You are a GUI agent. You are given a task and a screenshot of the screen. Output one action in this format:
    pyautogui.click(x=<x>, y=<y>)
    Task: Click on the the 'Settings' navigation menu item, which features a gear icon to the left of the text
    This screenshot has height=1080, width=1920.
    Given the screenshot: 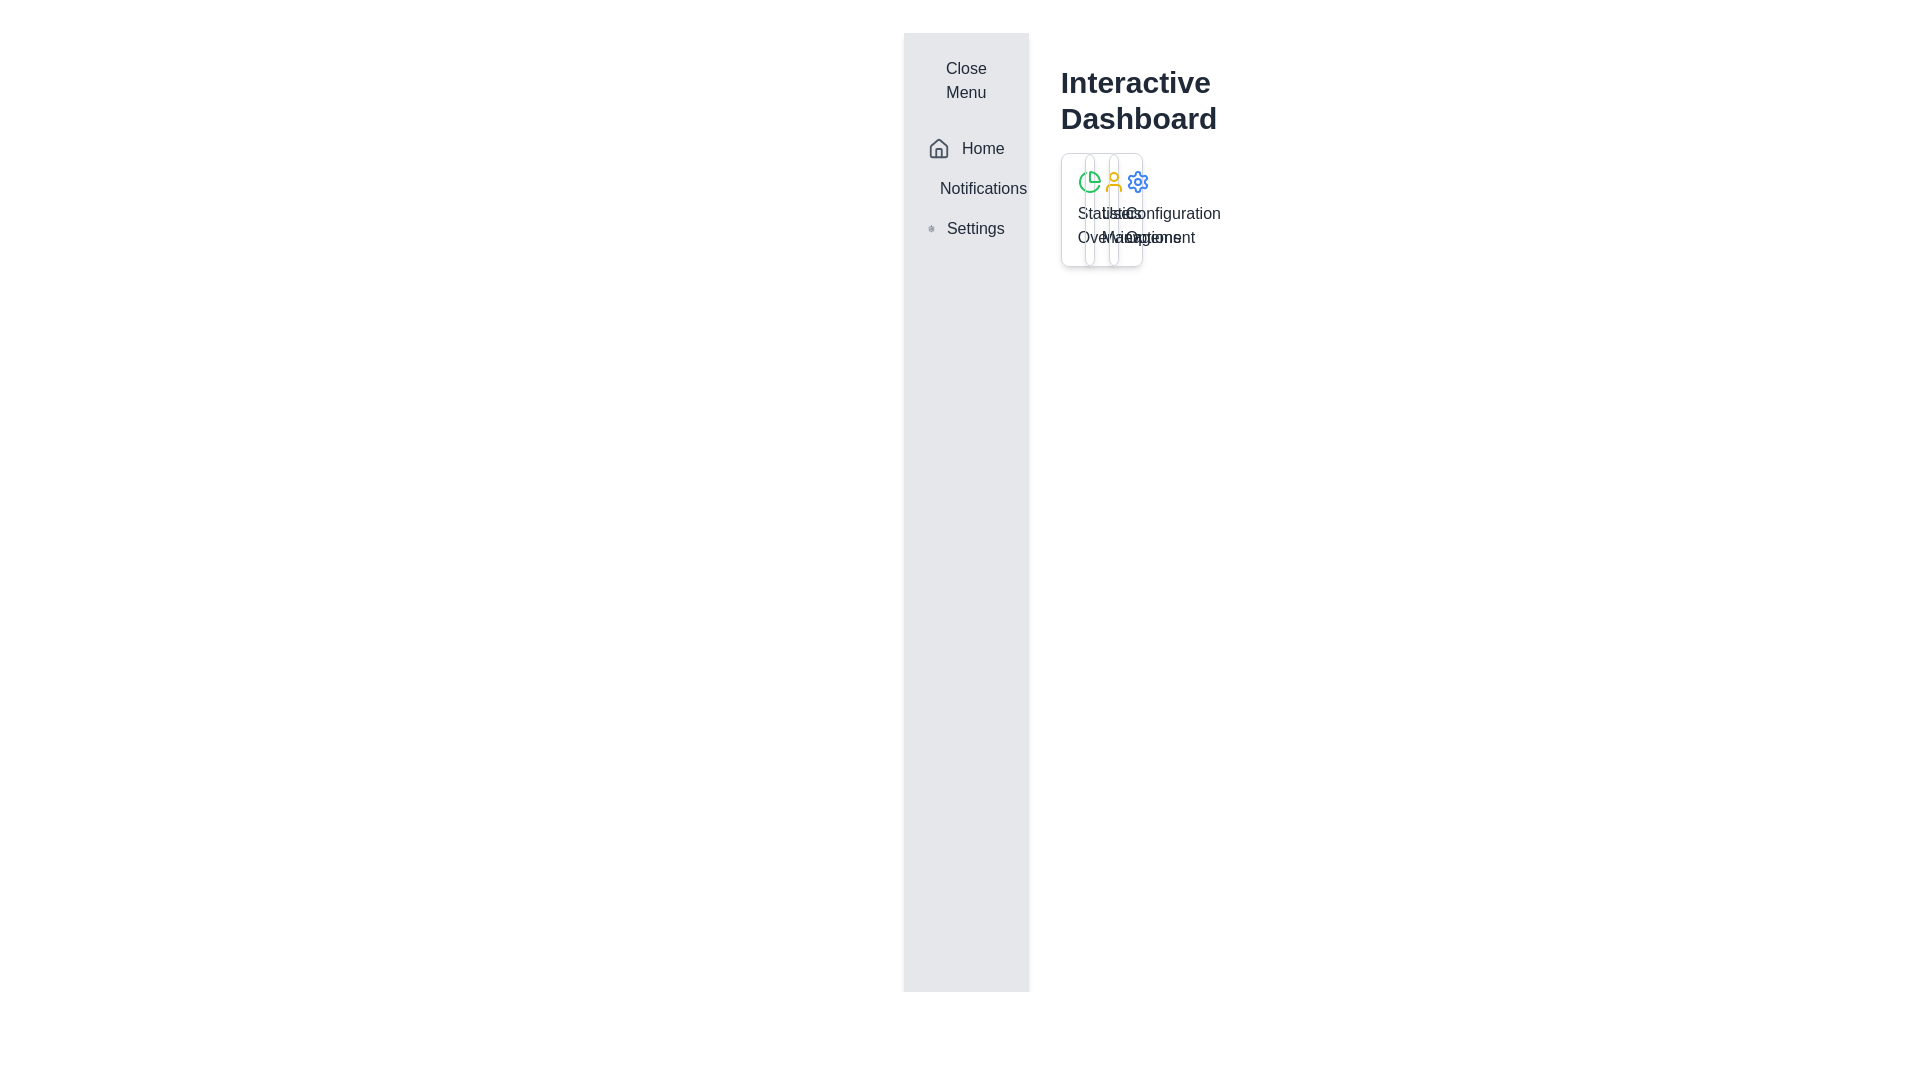 What is the action you would take?
    pyautogui.click(x=966, y=227)
    